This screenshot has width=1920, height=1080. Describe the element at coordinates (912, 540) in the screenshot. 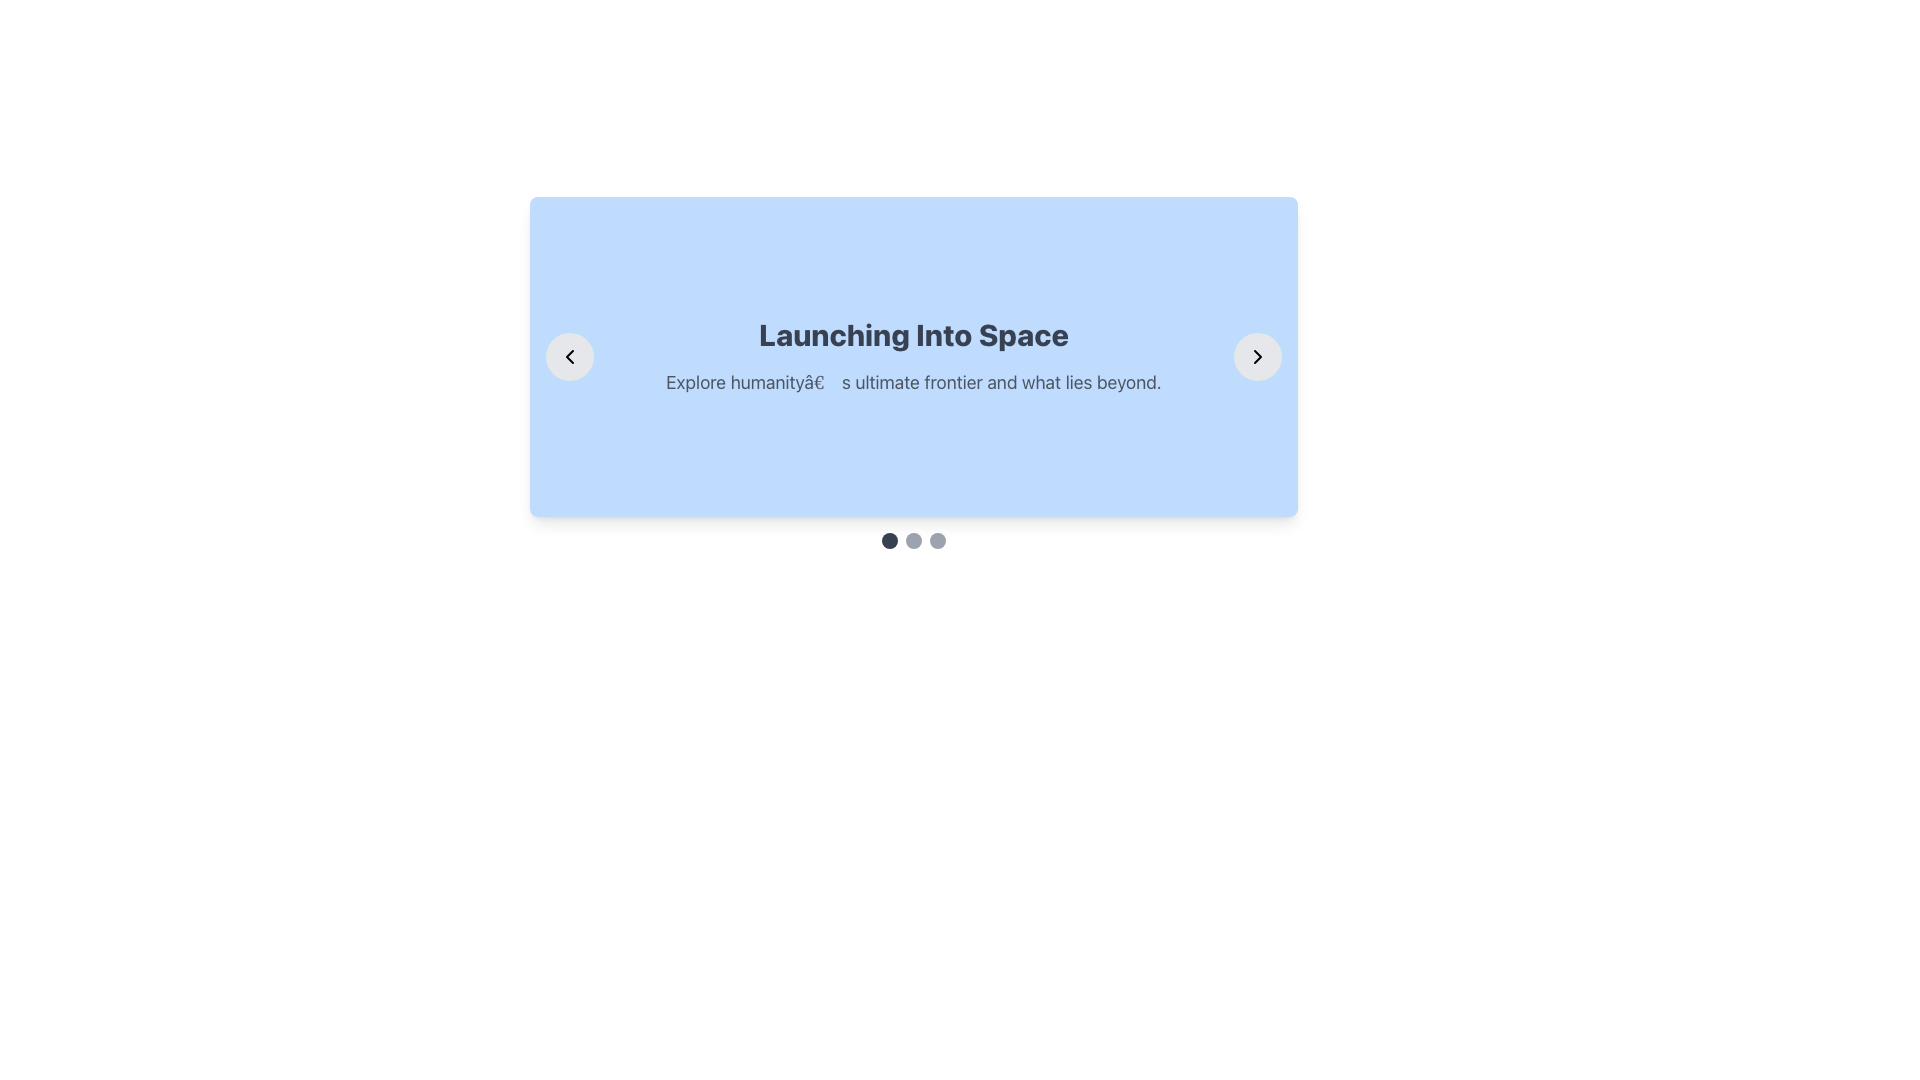

I see `the middle Carousel navigation button` at that location.